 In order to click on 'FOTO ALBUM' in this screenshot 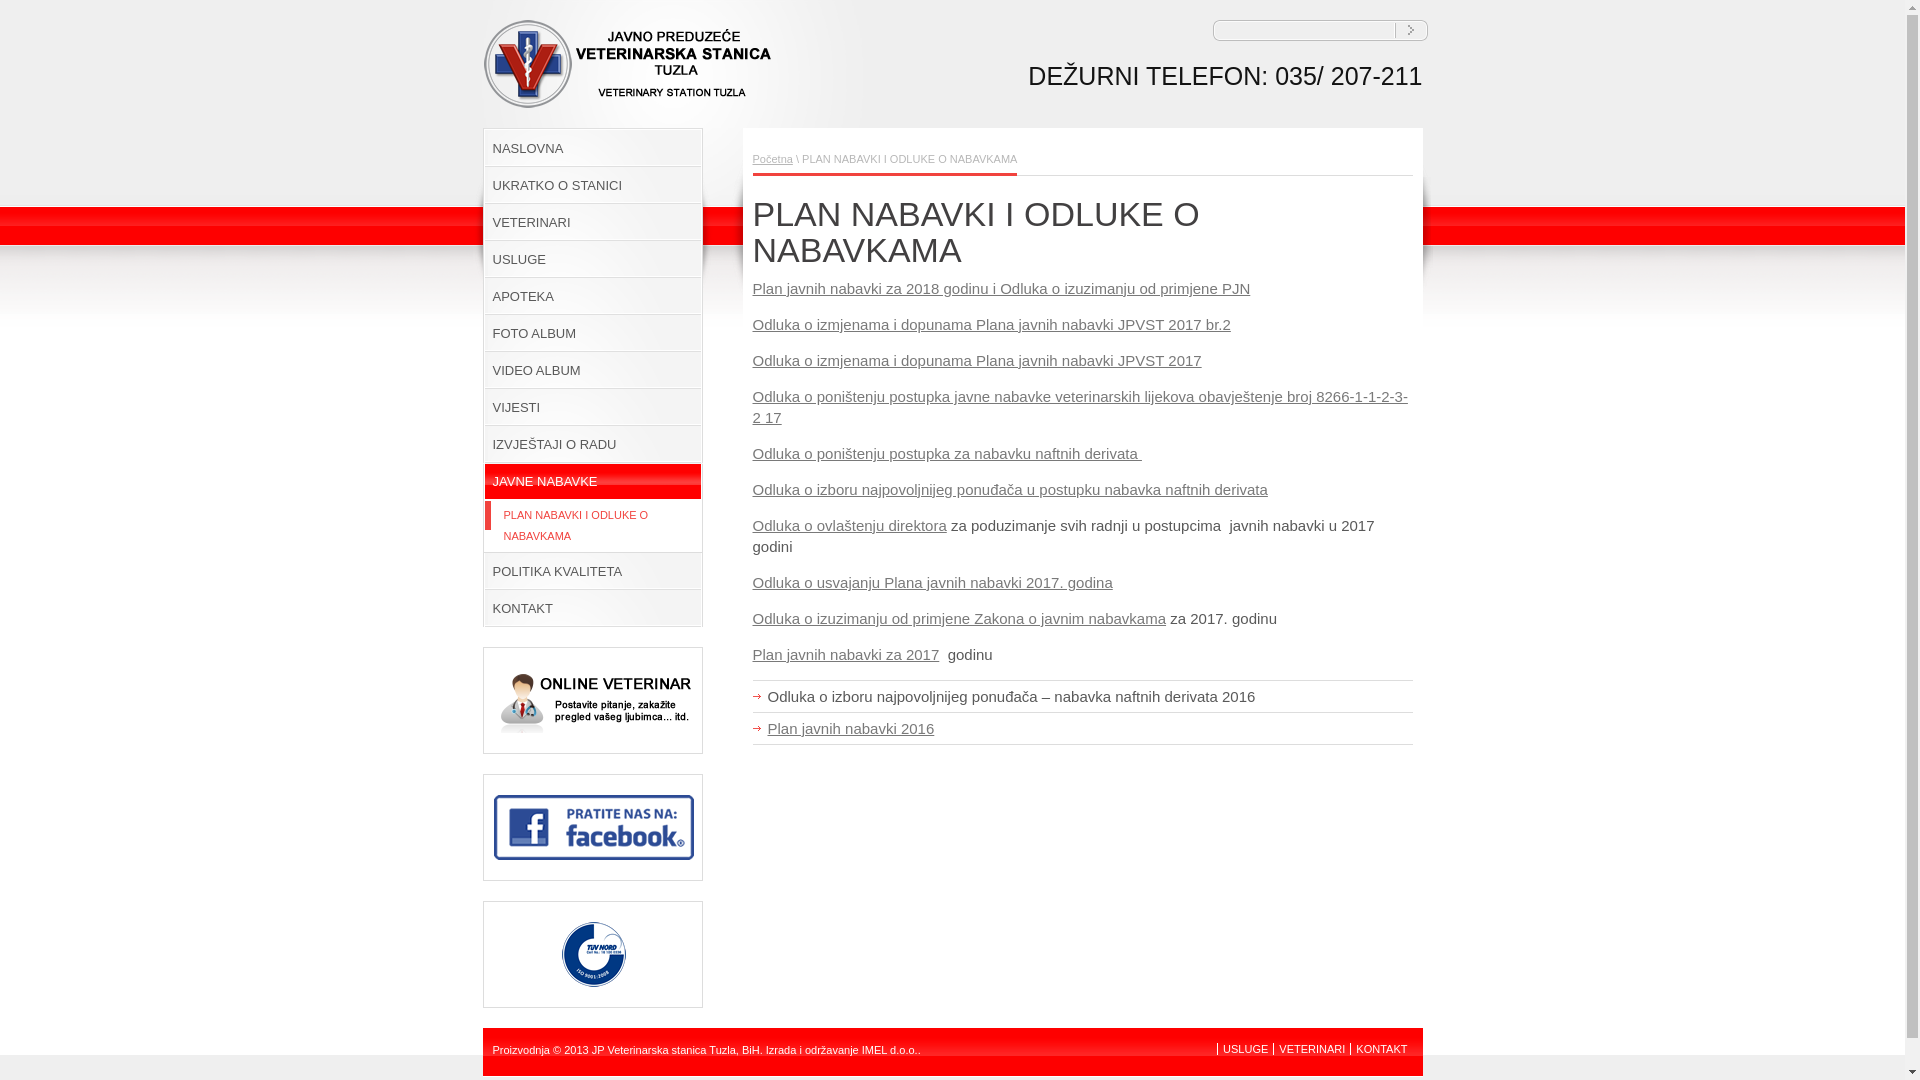, I will do `click(590, 332)`.